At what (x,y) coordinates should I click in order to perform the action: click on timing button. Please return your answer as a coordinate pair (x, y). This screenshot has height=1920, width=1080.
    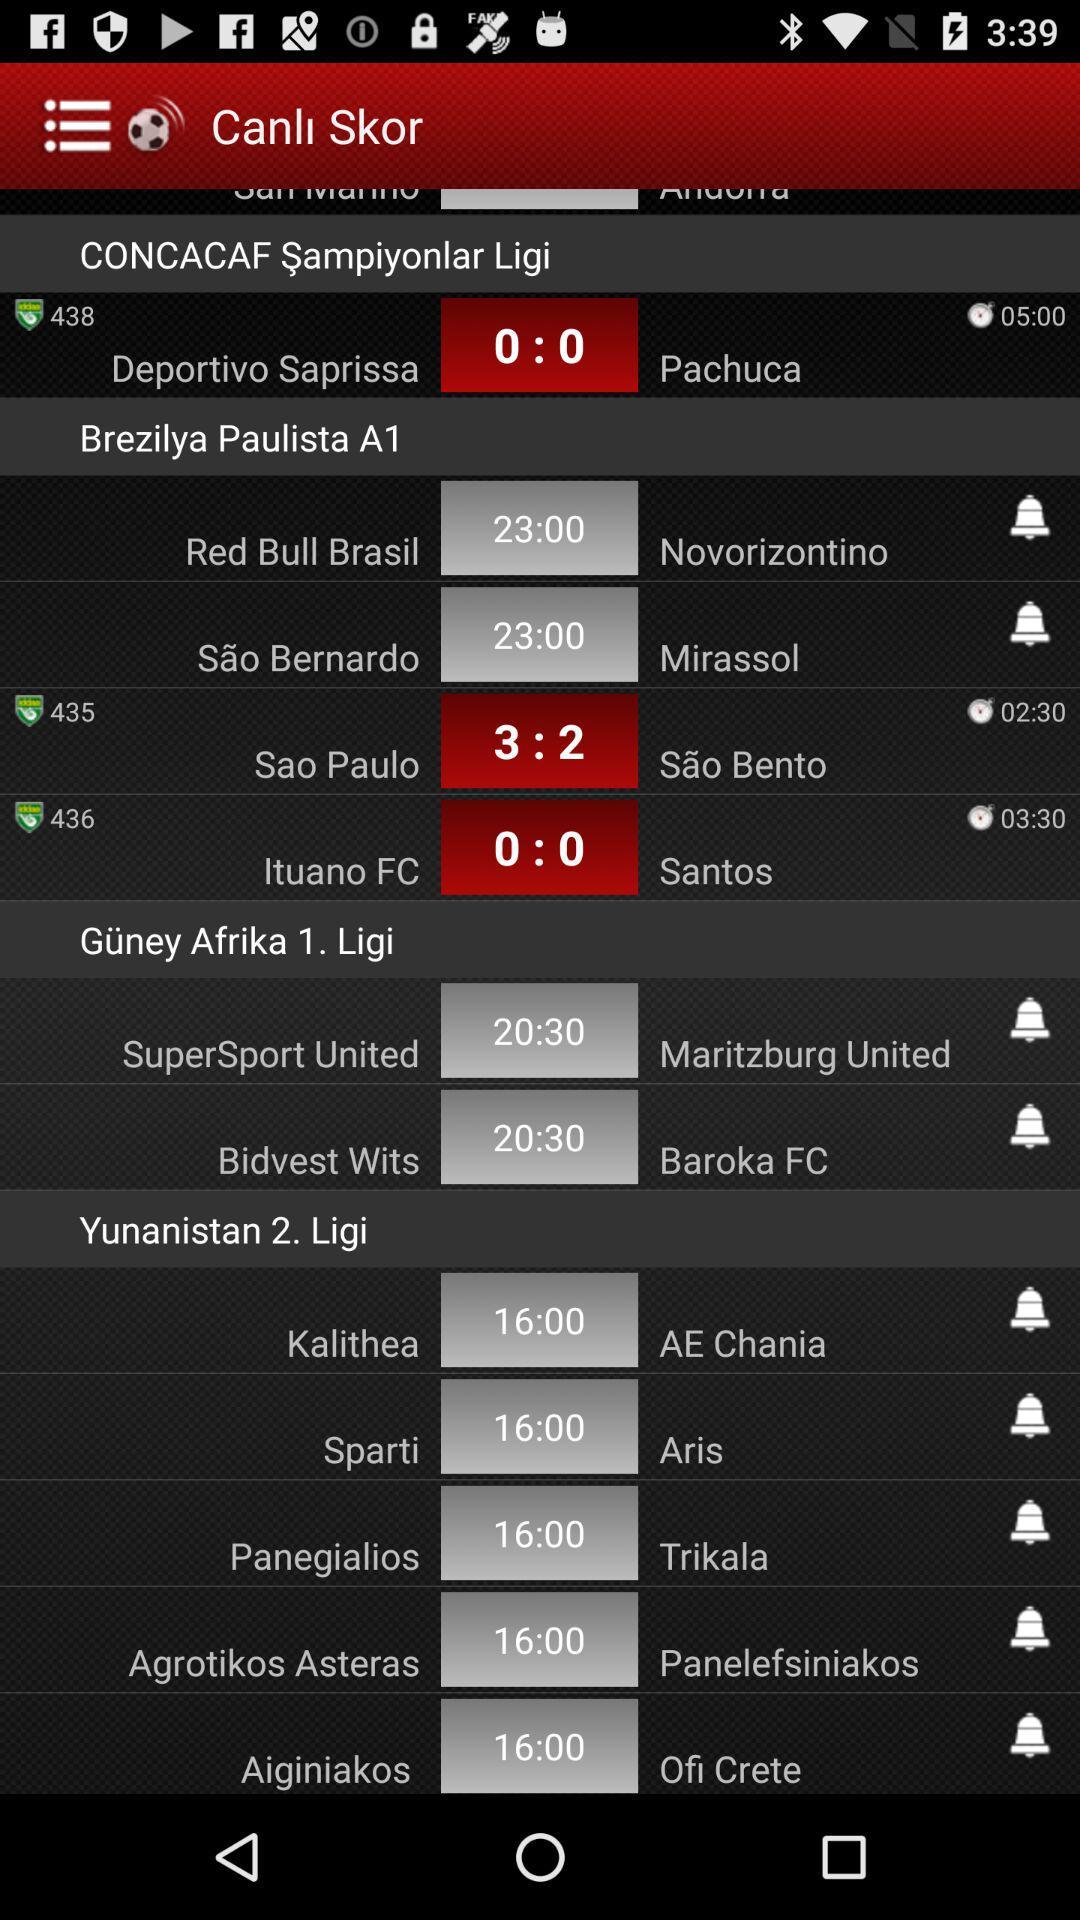
    Looking at the image, I should click on (1029, 517).